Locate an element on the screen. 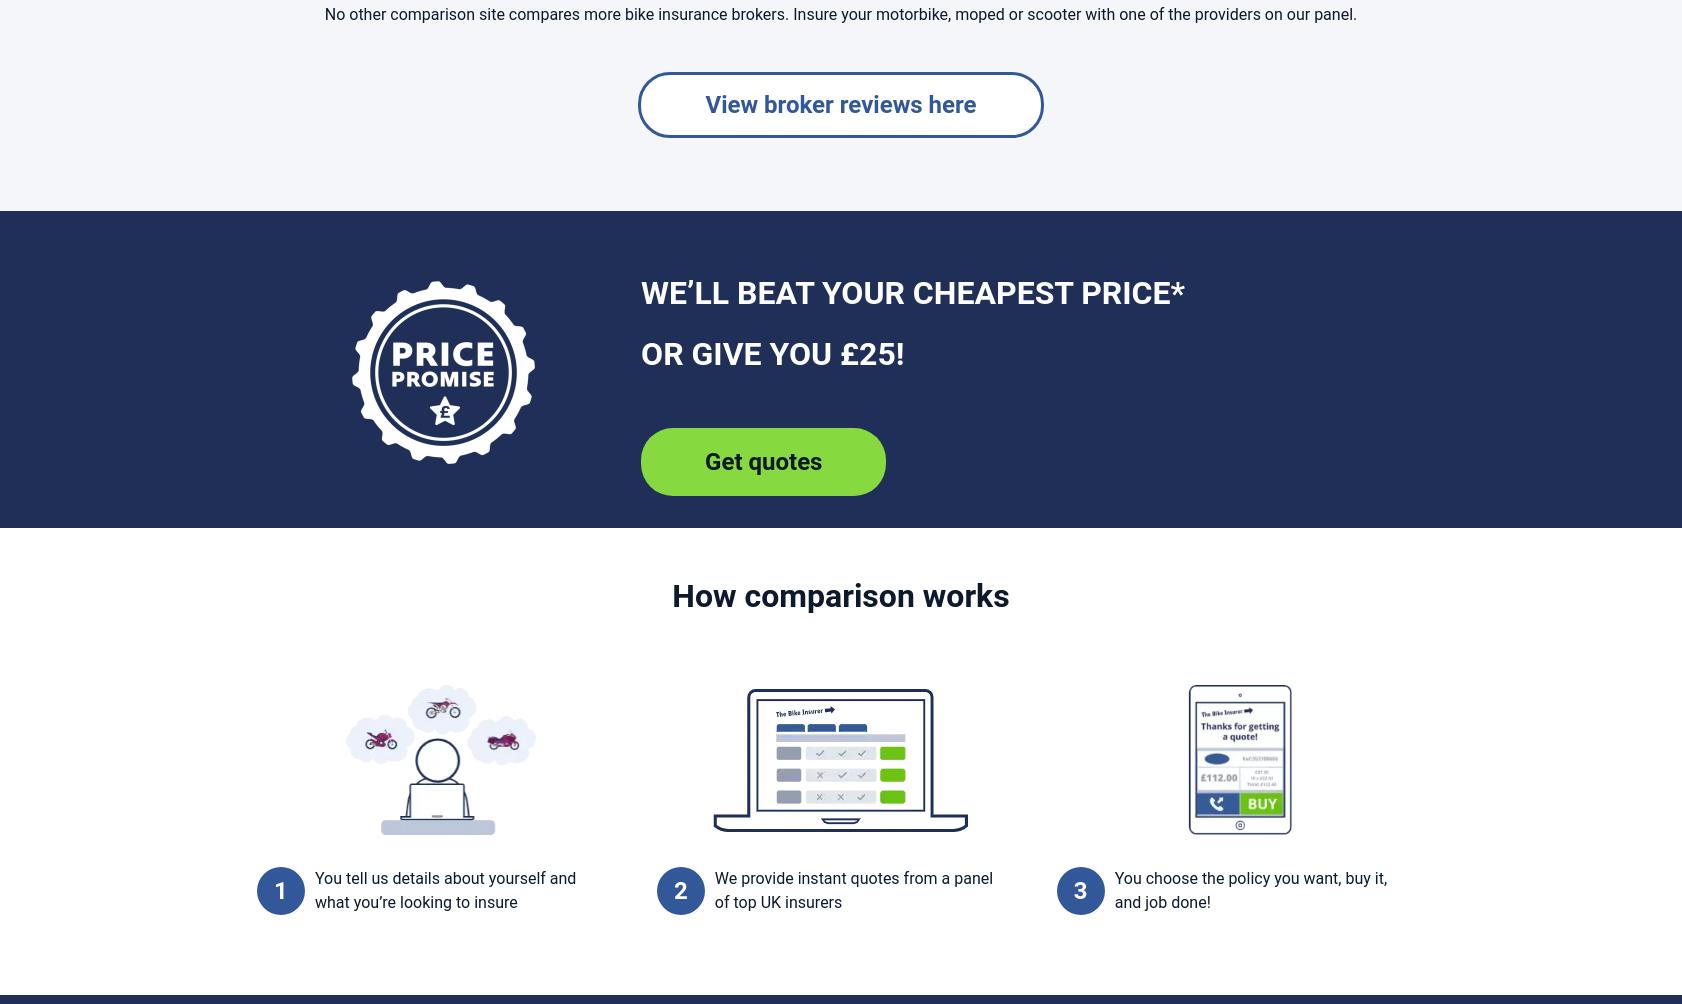 The image size is (1682, 1004). '1' is located at coordinates (279, 889).